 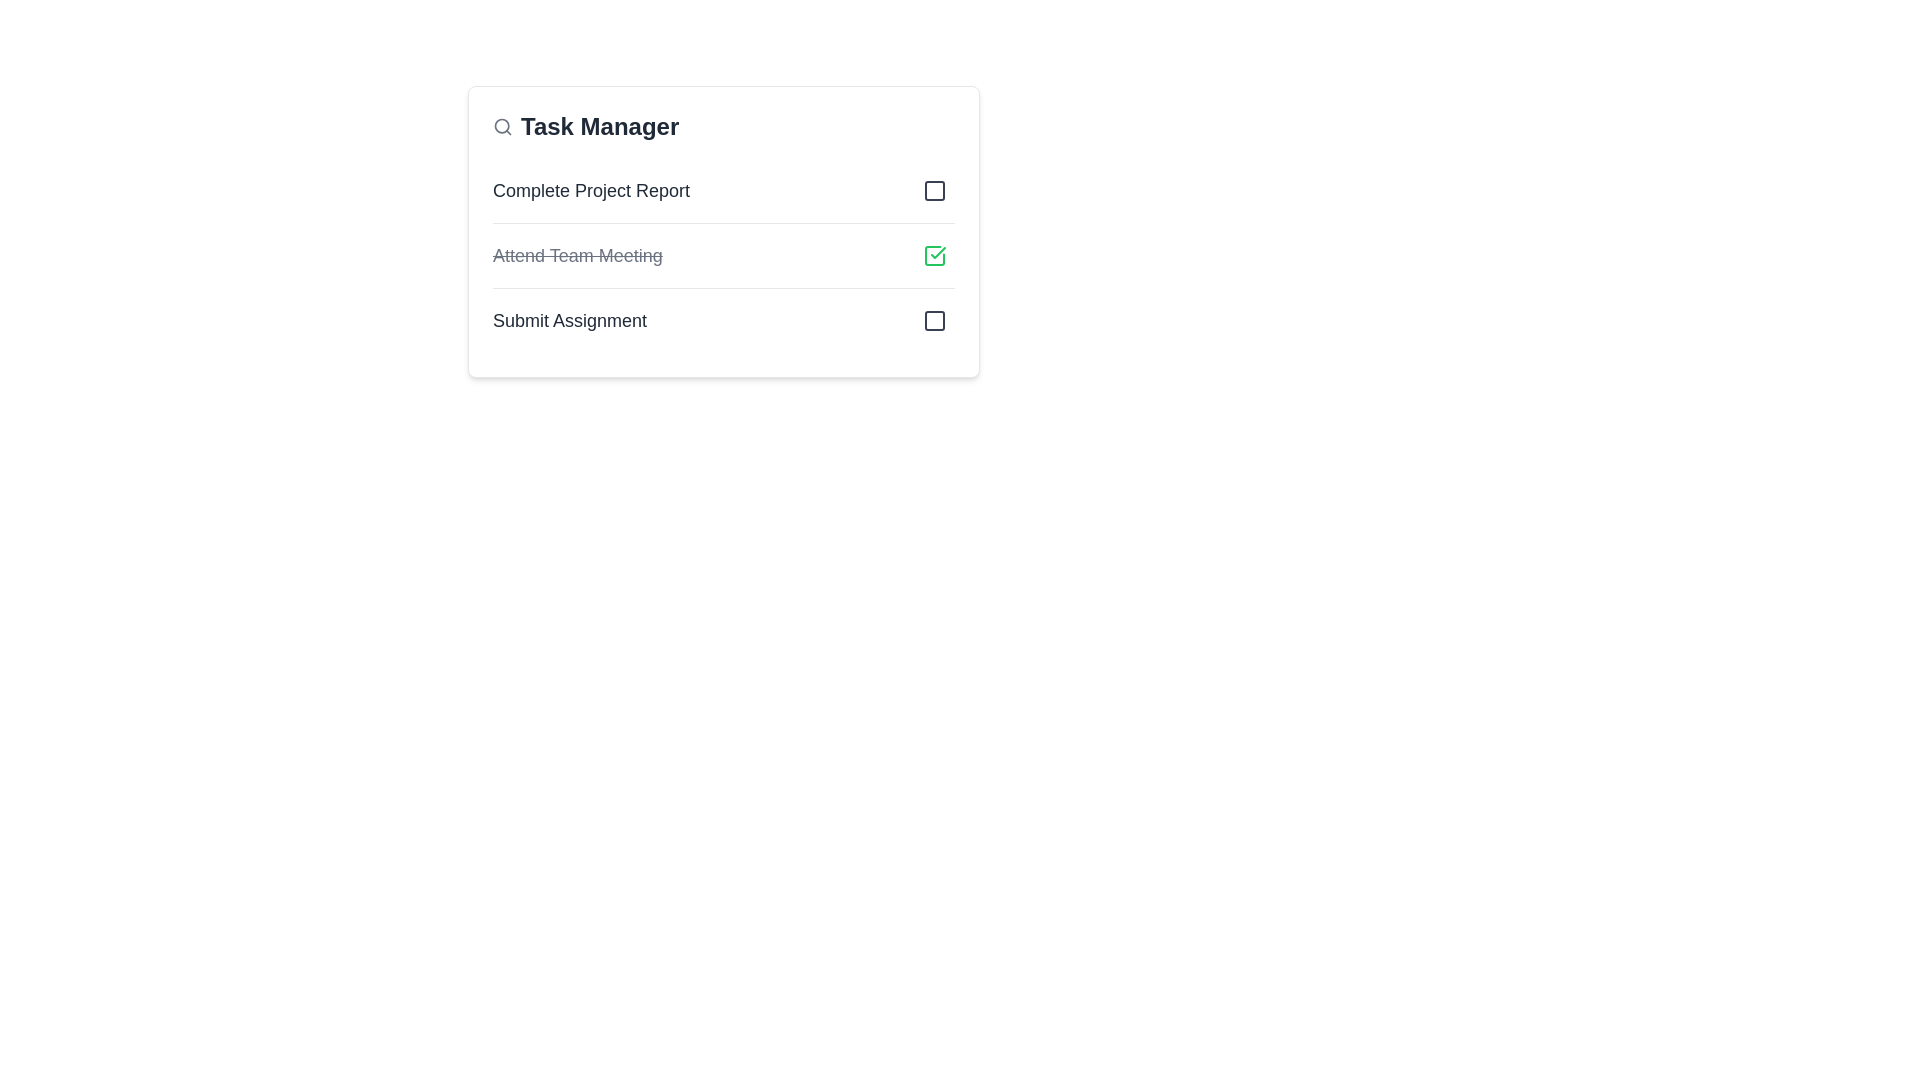 What do you see at coordinates (934, 254) in the screenshot?
I see `the 'Attend Team Meeting' completion button in the Task Manager interface` at bounding box center [934, 254].